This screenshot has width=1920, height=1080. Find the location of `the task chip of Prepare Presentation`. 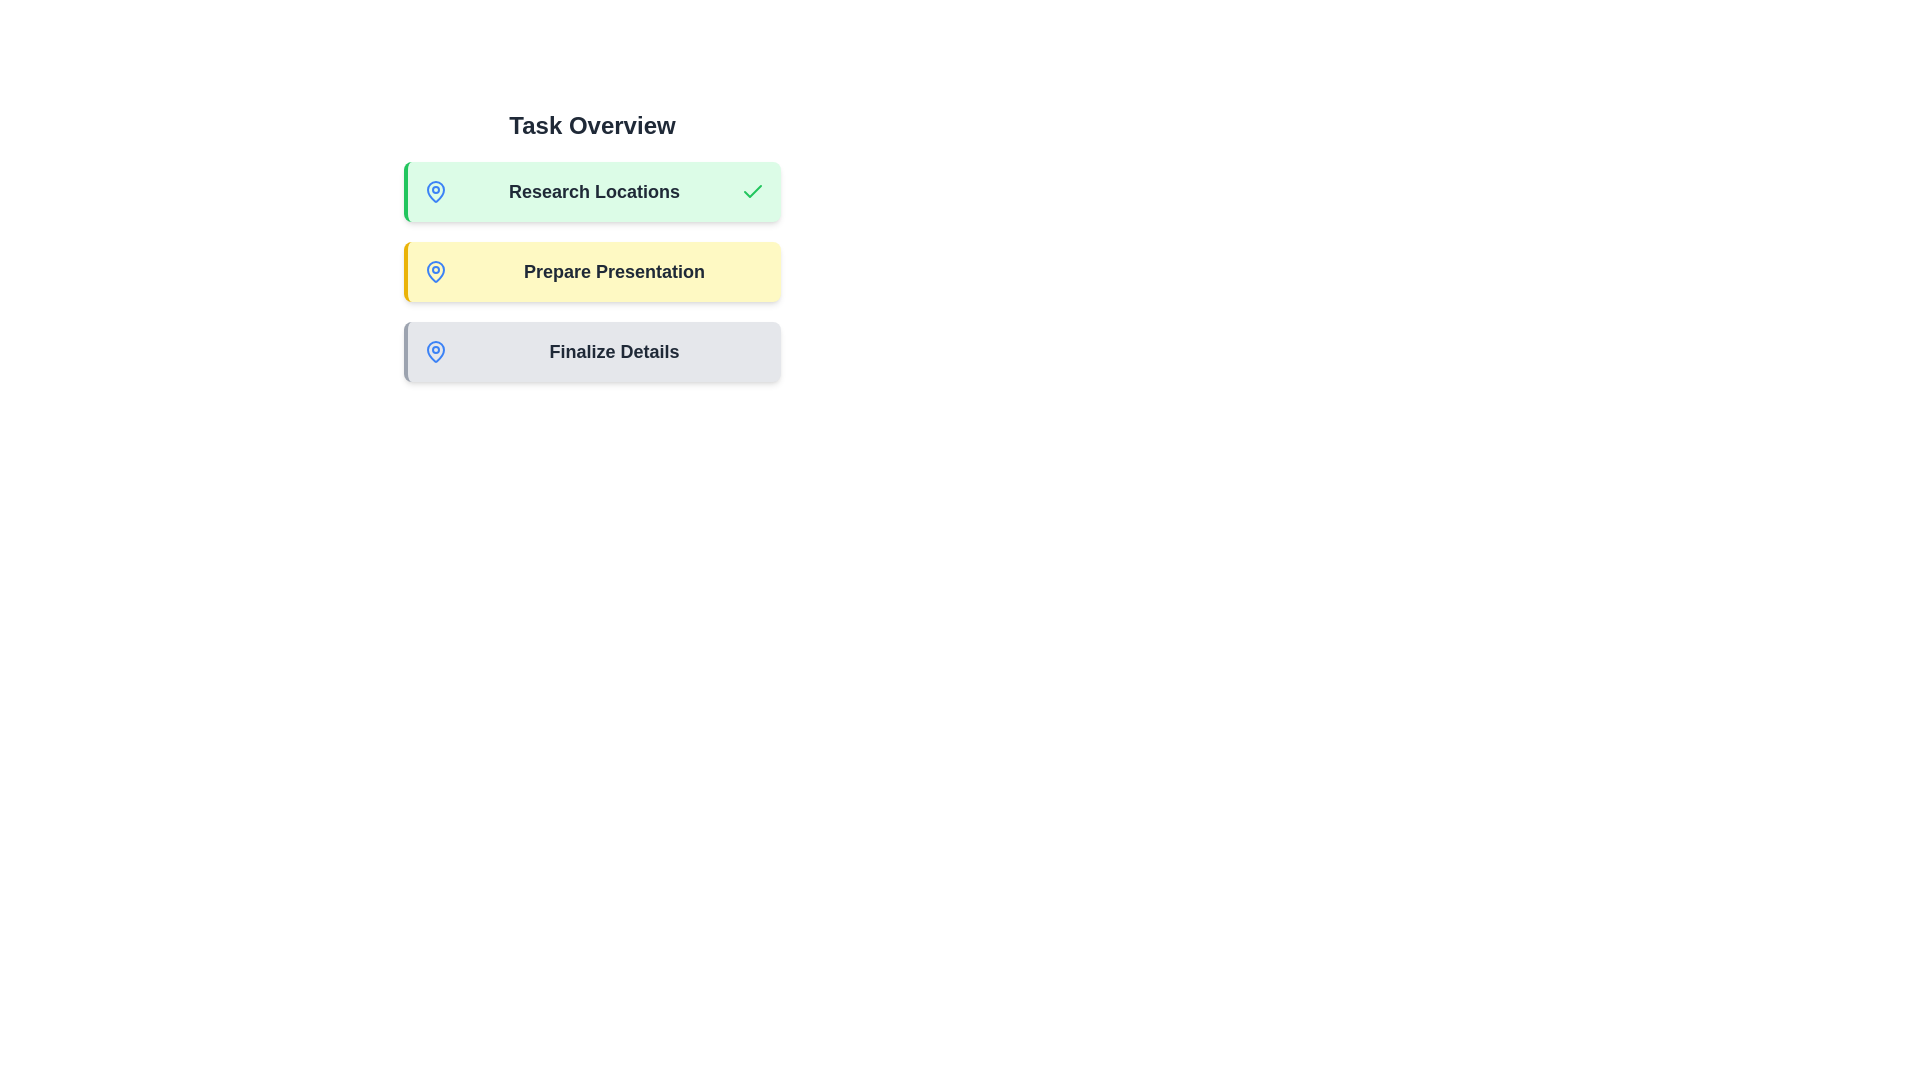

the task chip of Prepare Presentation is located at coordinates (591, 272).